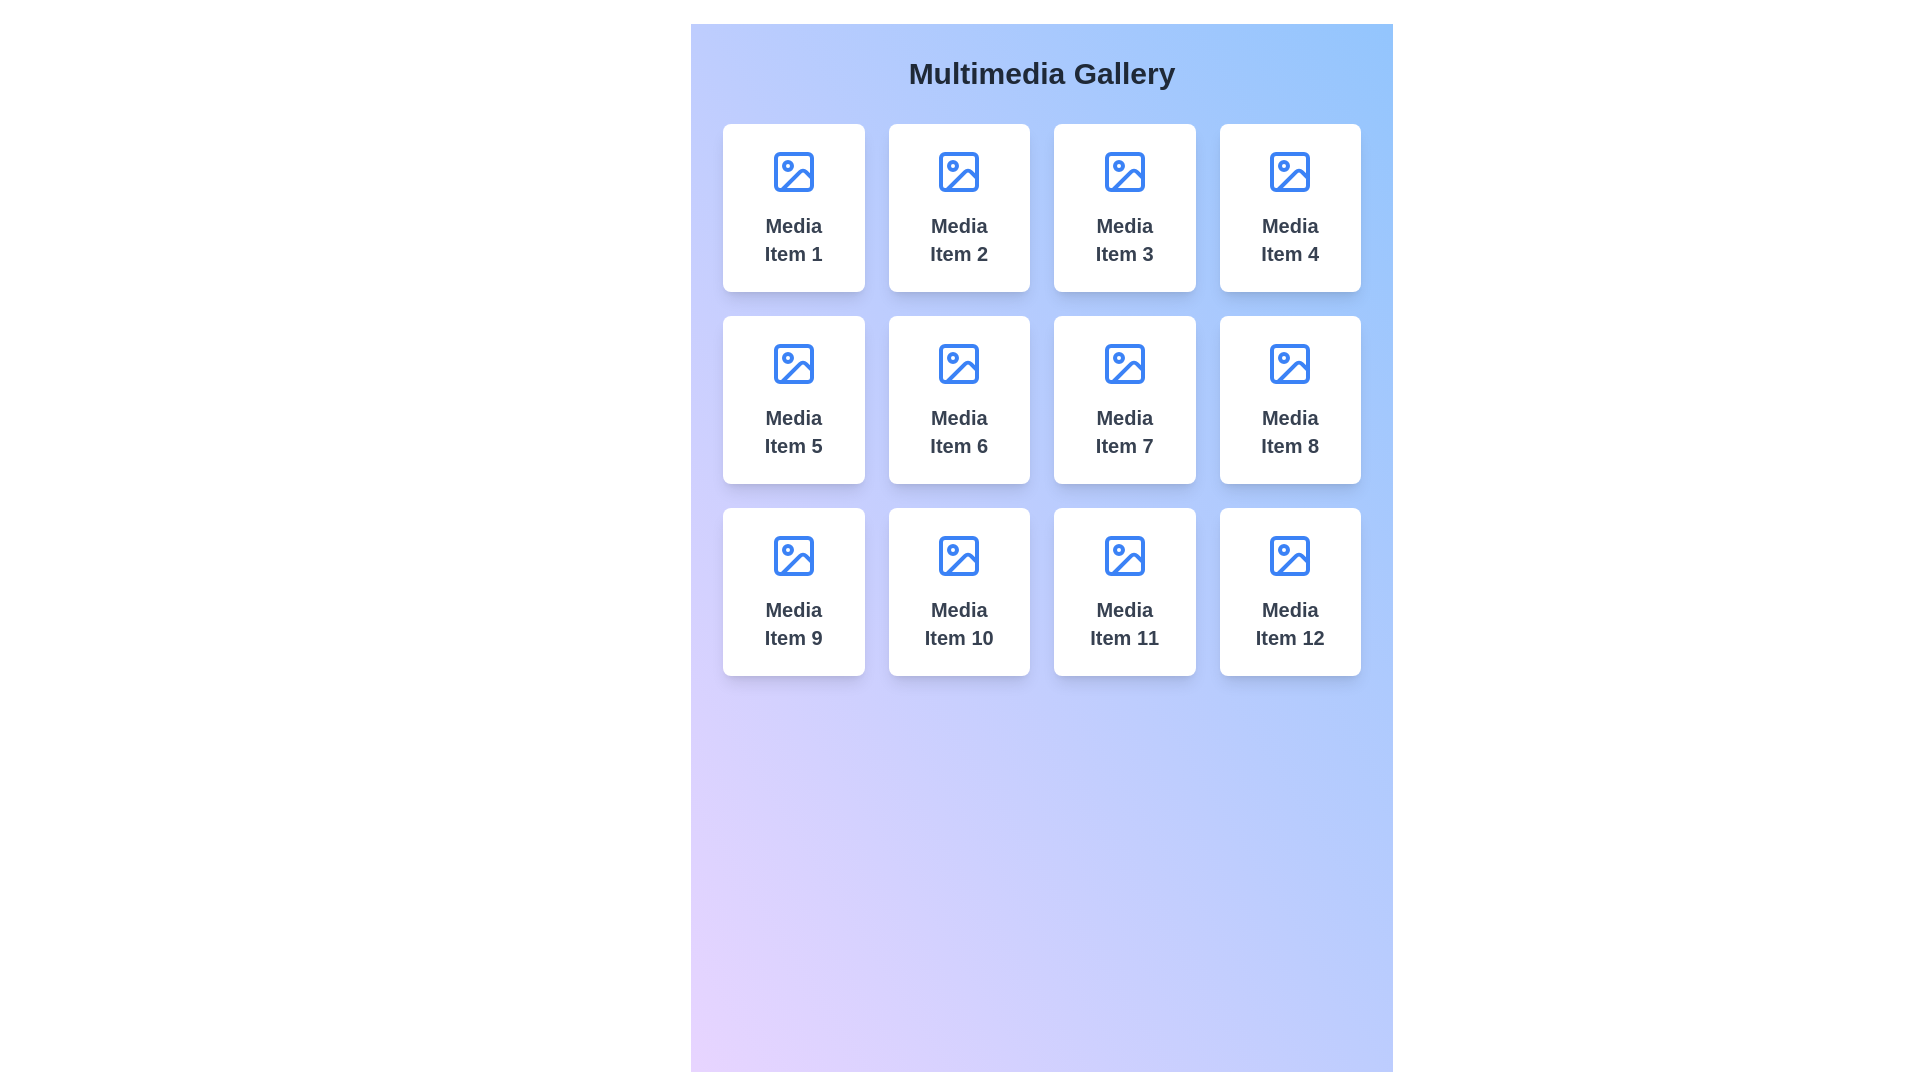 Image resolution: width=1920 pixels, height=1080 pixels. I want to click on the blue icon representing the media item located in the center of the card labeled 'Media Item 7', so click(1124, 363).